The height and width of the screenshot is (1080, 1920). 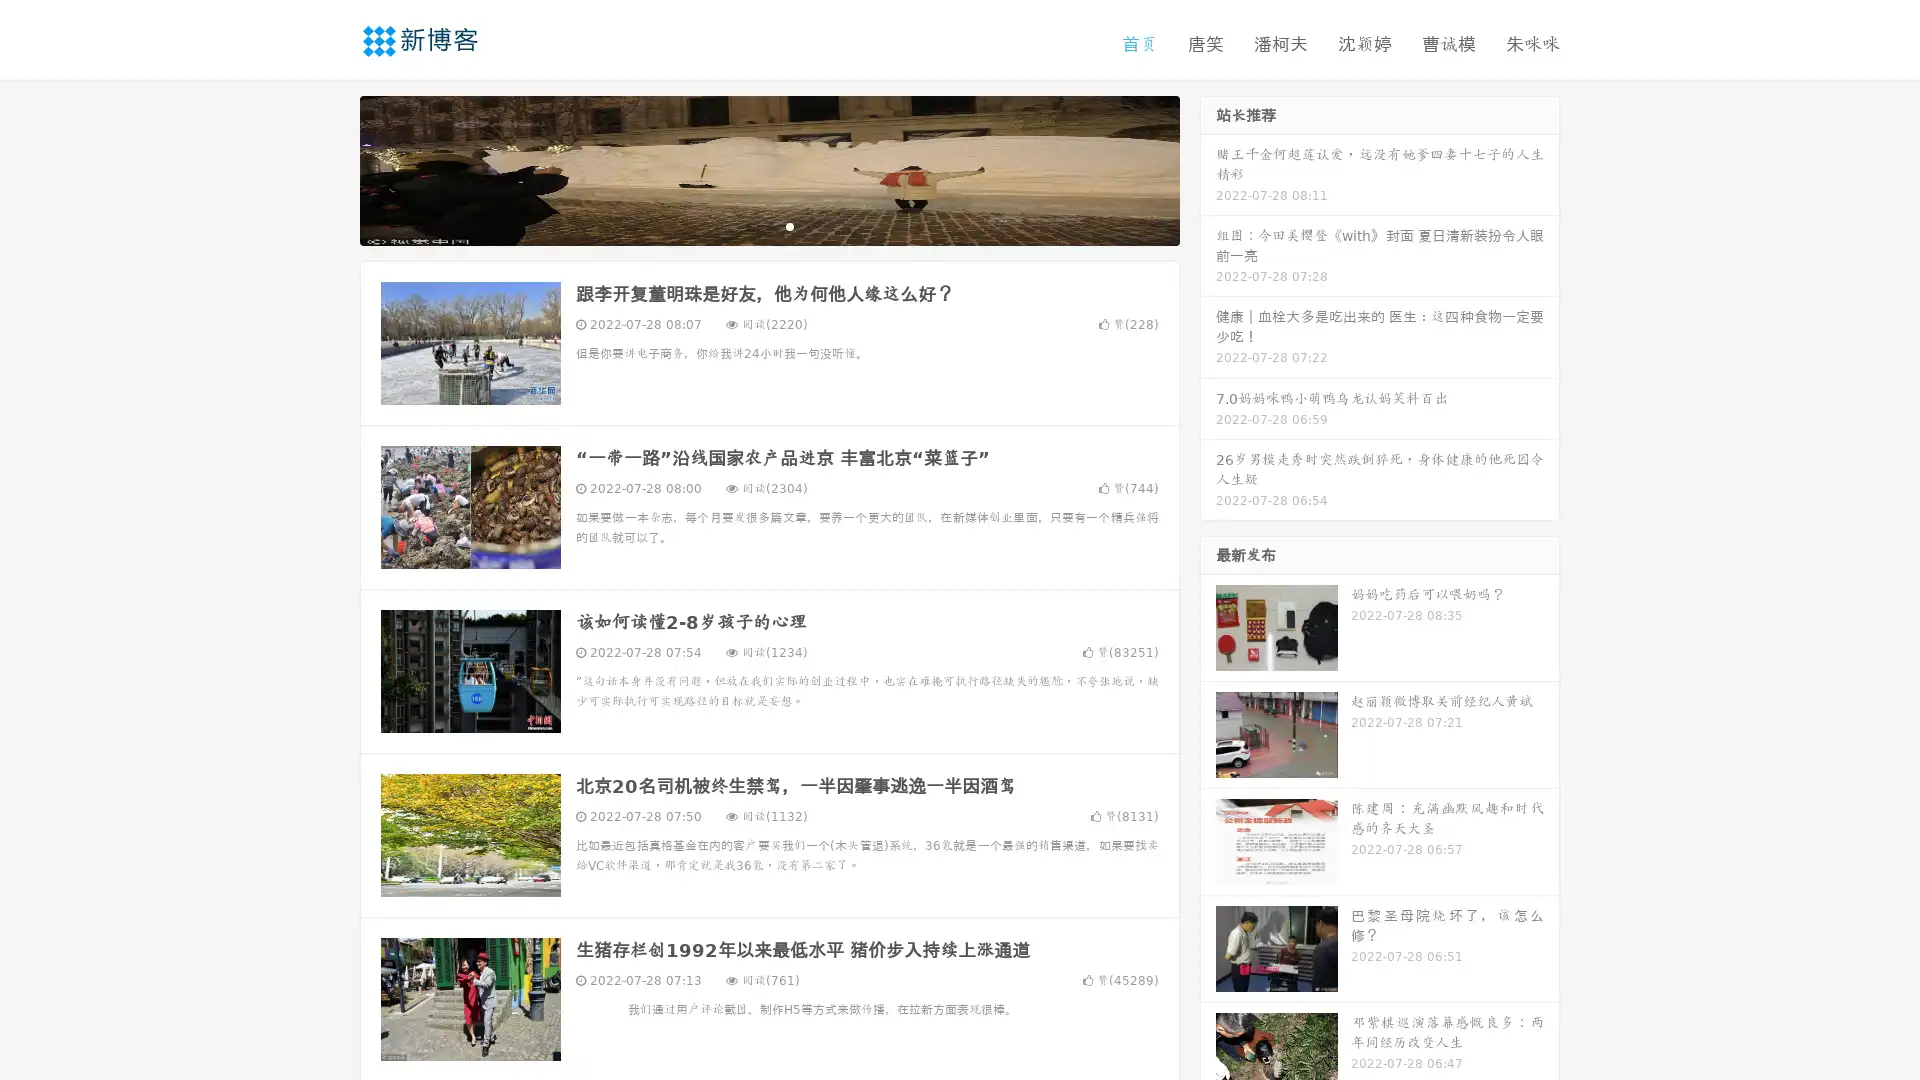 I want to click on Previous slide, so click(x=330, y=168).